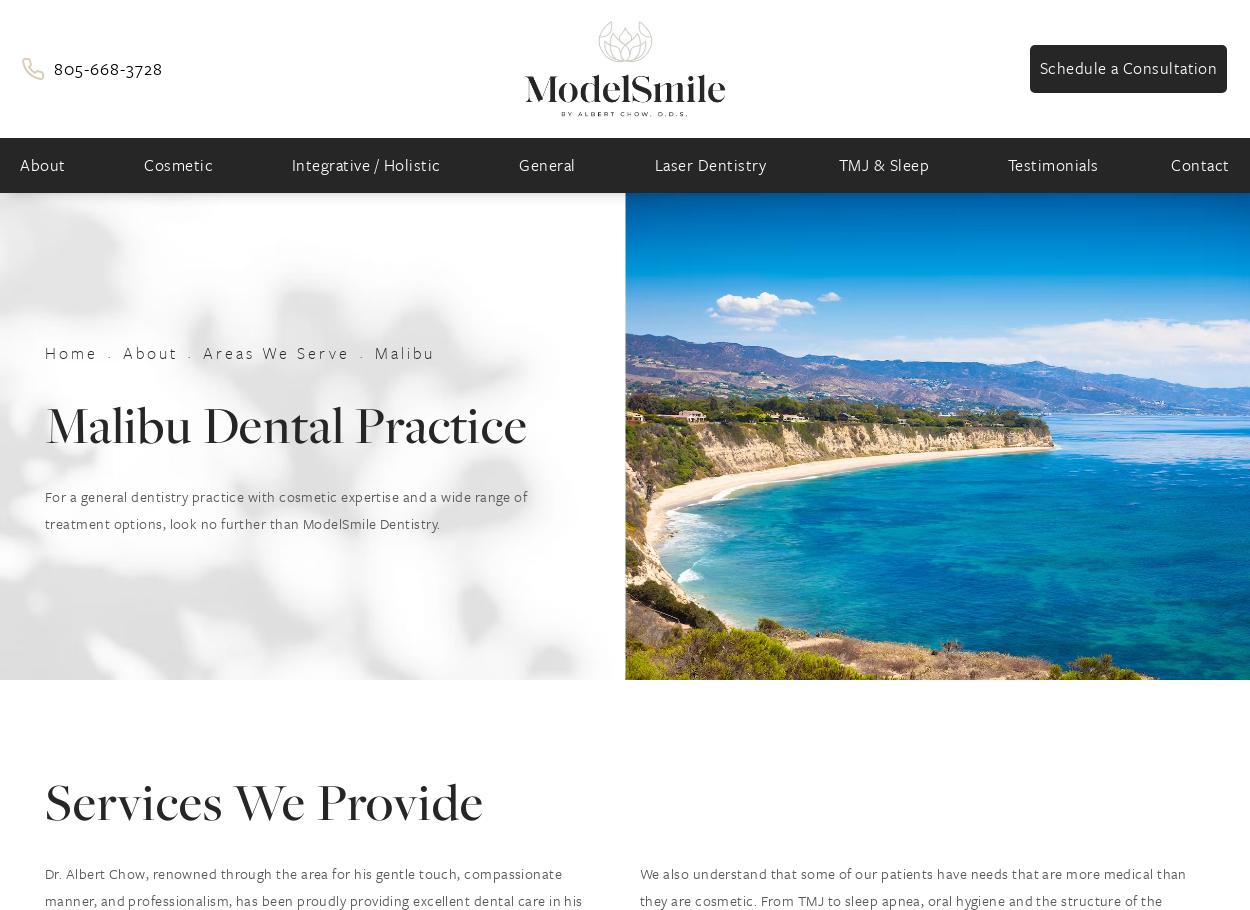 This screenshot has width=1250, height=910. I want to click on 'General', so click(547, 164).